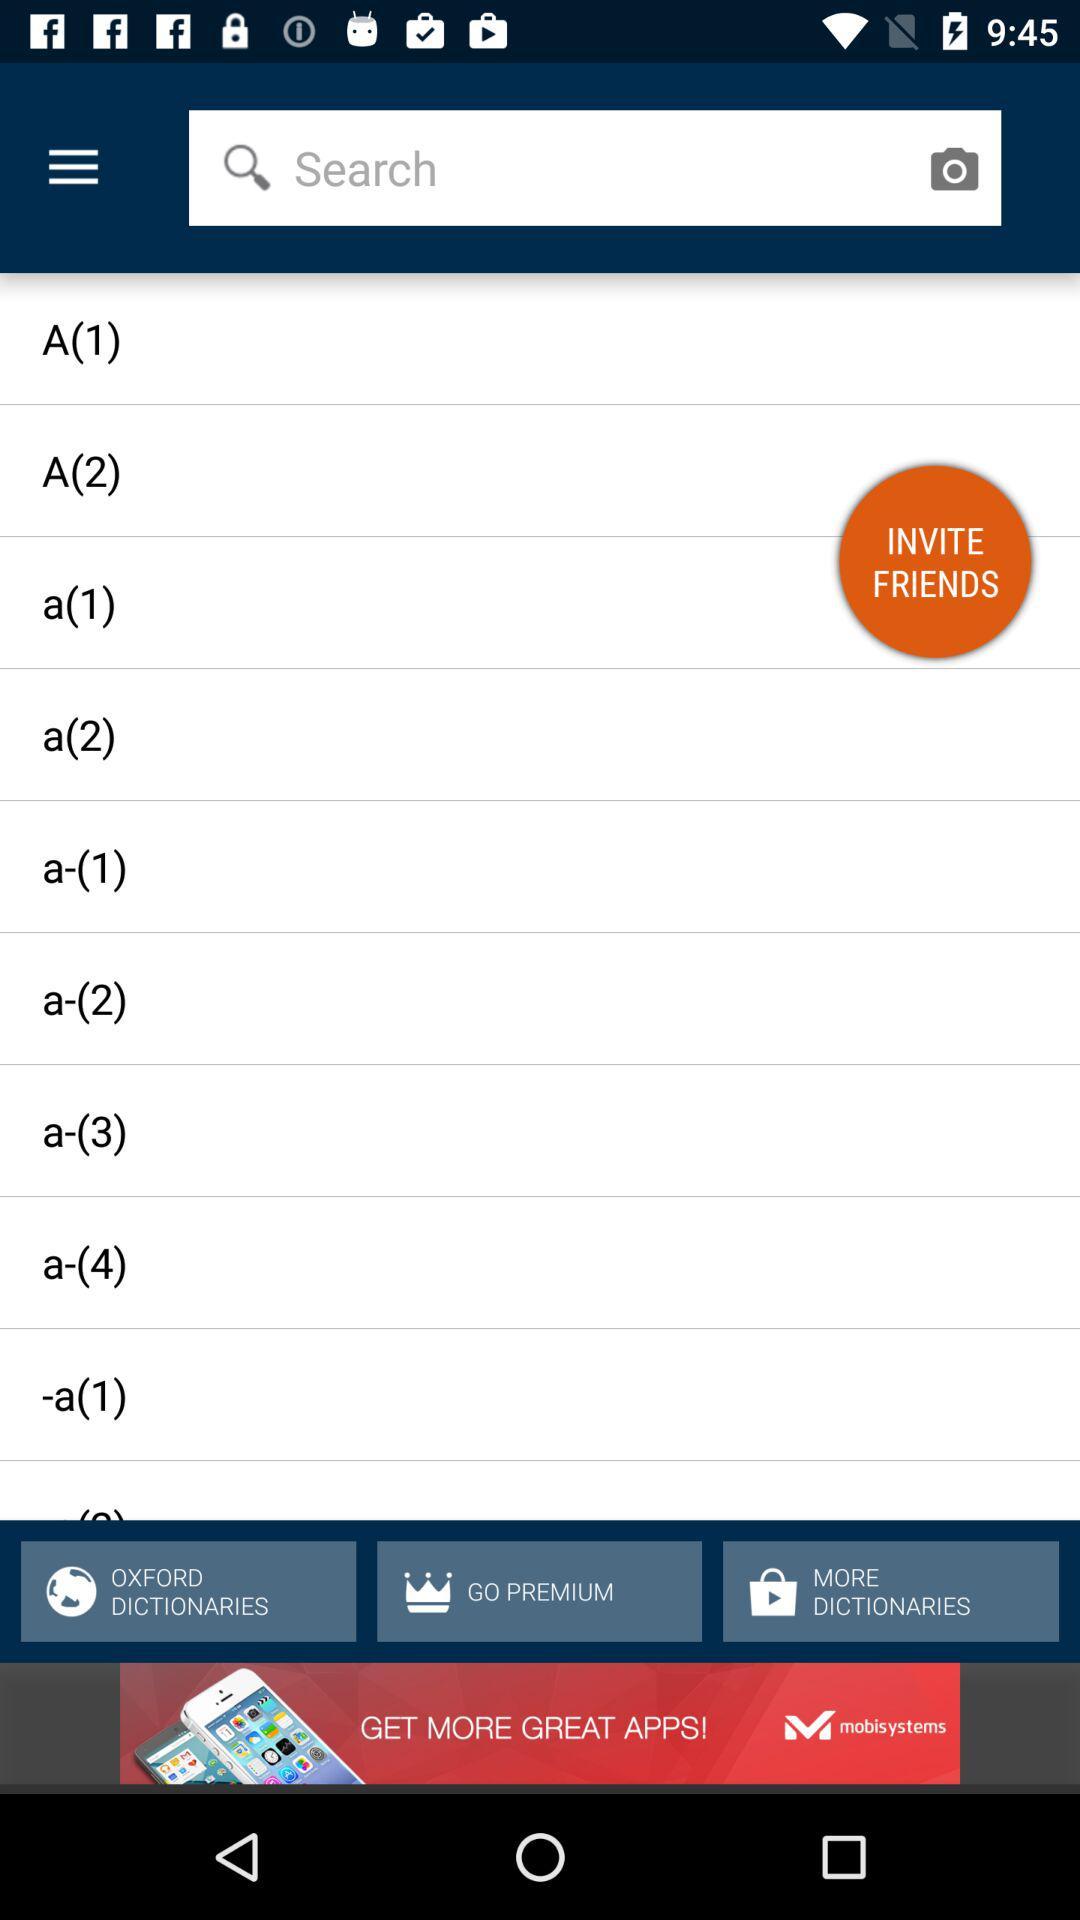 This screenshot has height=1920, width=1080. I want to click on the item above the a(2), so click(935, 560).